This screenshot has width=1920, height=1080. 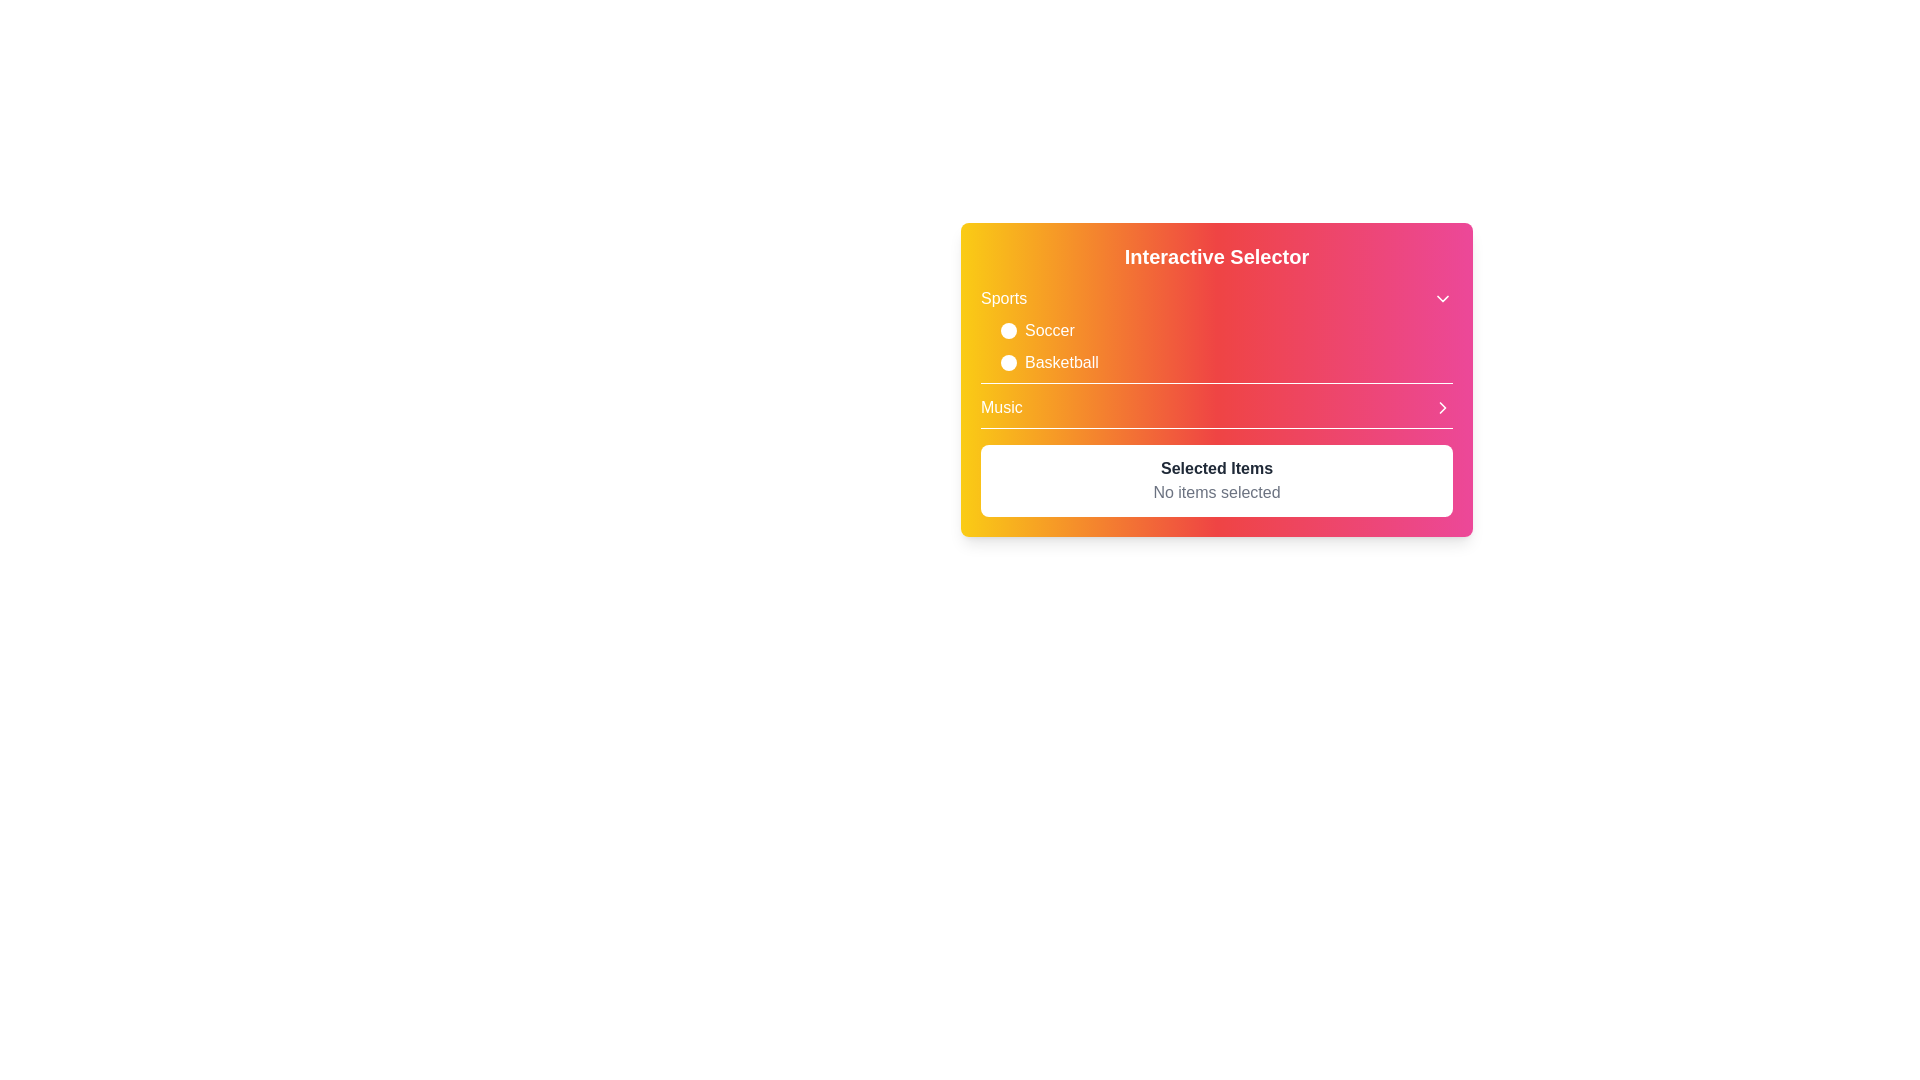 I want to click on the interactive button on the left side of the word 'Basketball', so click(x=1008, y=362).